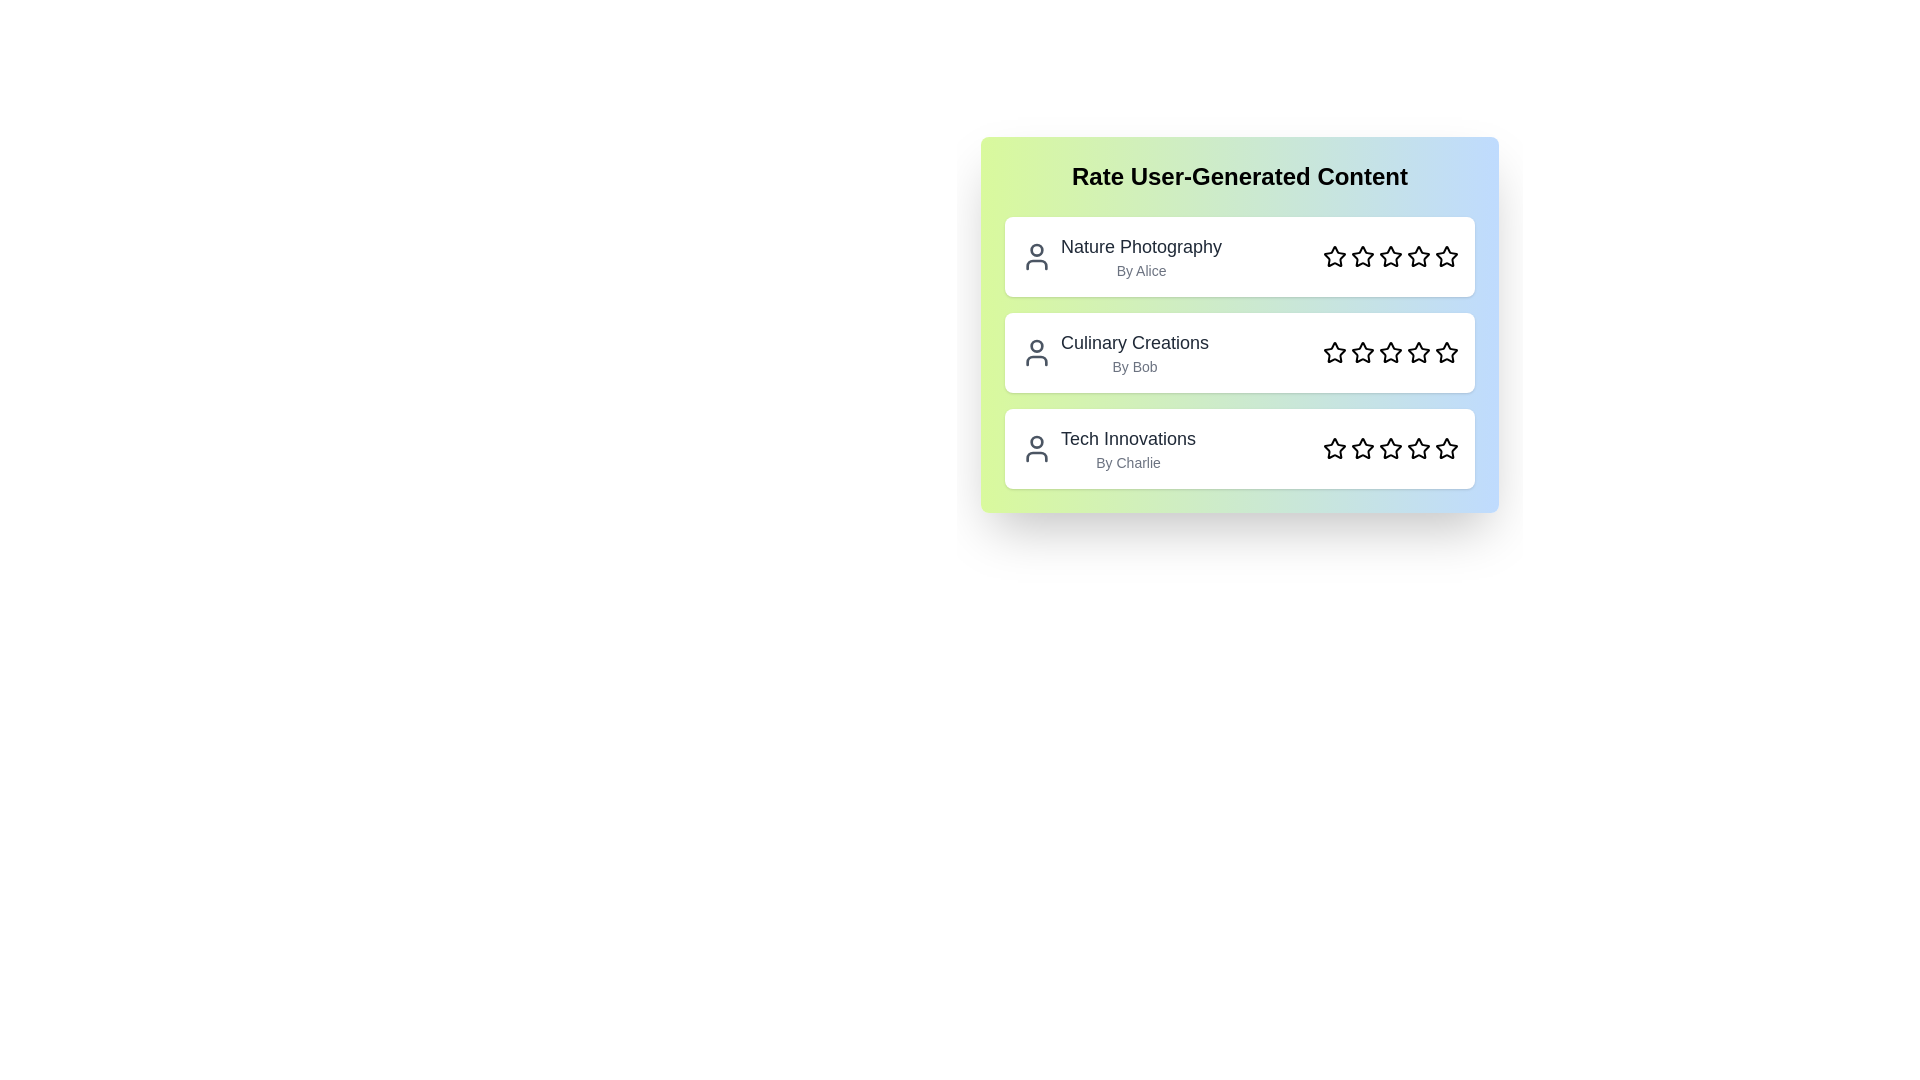  Describe the element at coordinates (1334, 256) in the screenshot. I see `the star corresponding to the rating 1 for the content Nature Photography` at that location.